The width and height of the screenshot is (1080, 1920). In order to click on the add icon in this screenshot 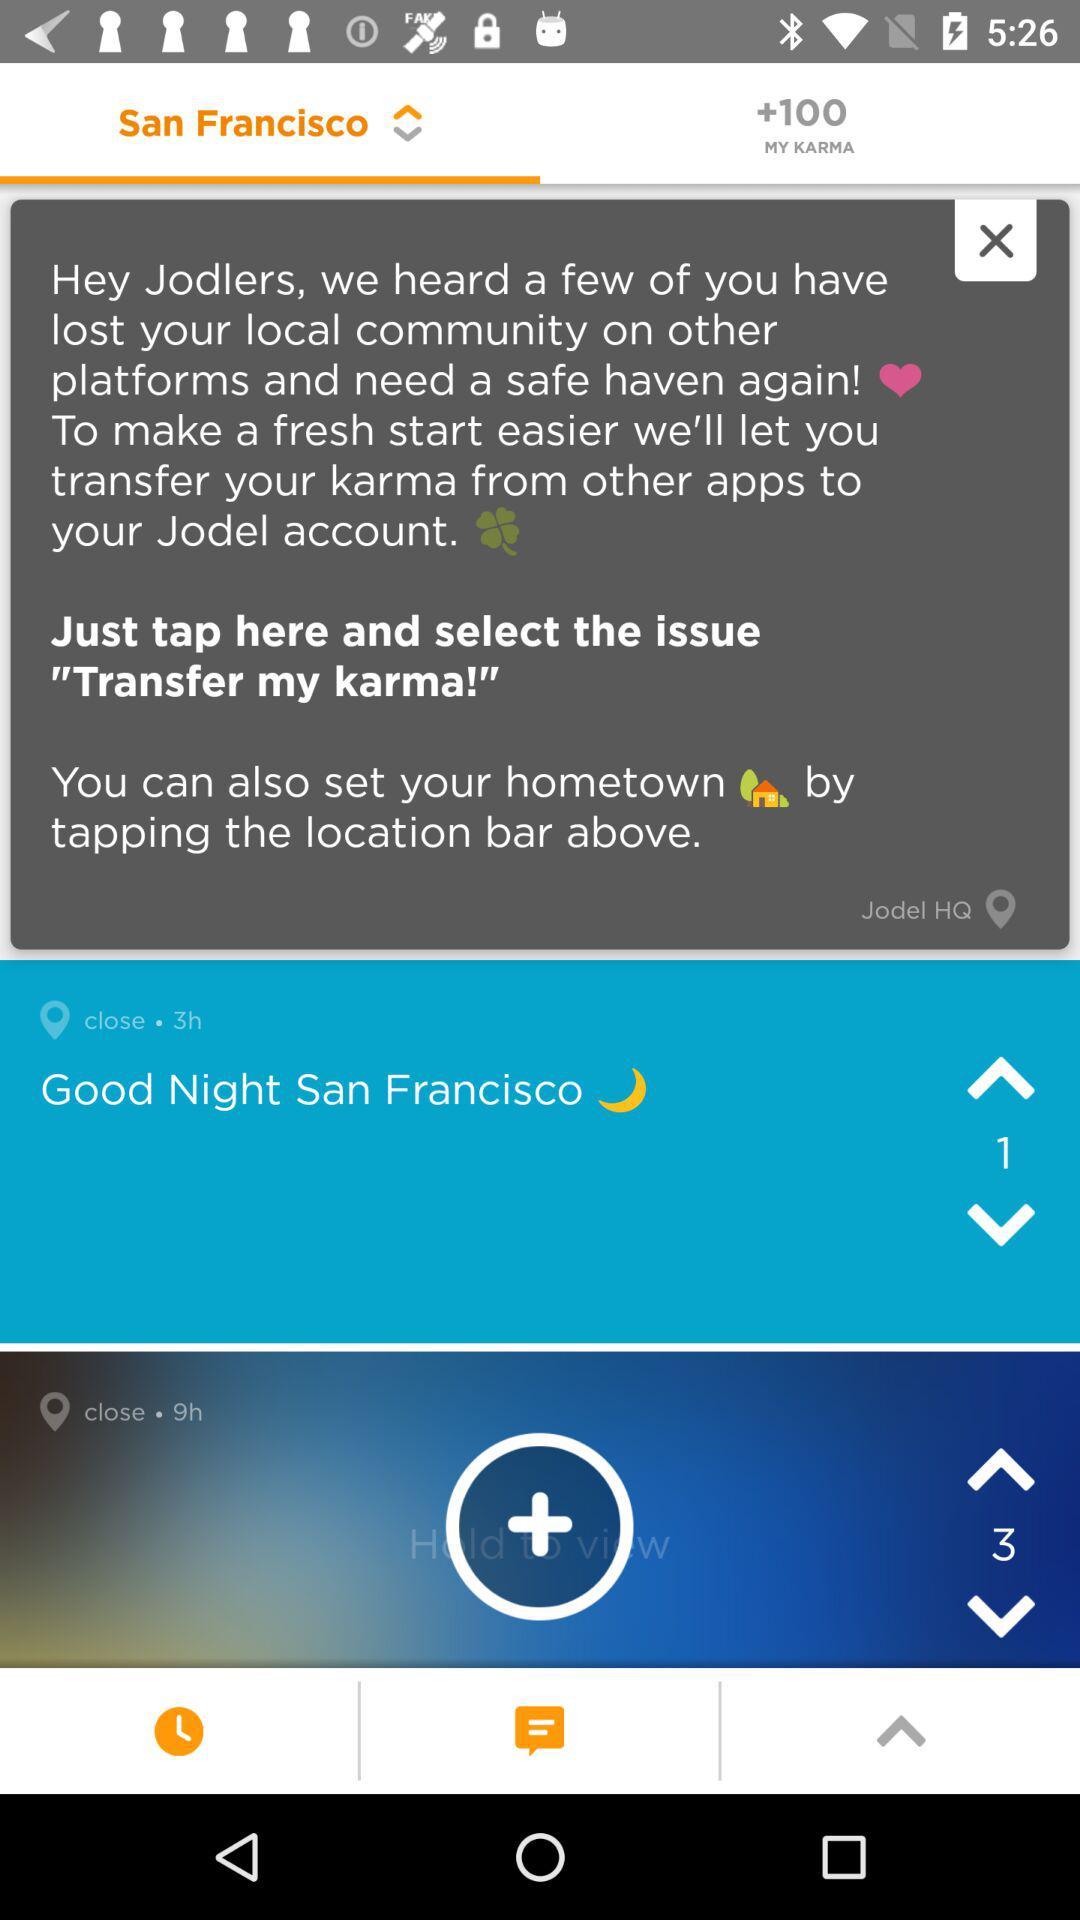, I will do `click(538, 1525)`.